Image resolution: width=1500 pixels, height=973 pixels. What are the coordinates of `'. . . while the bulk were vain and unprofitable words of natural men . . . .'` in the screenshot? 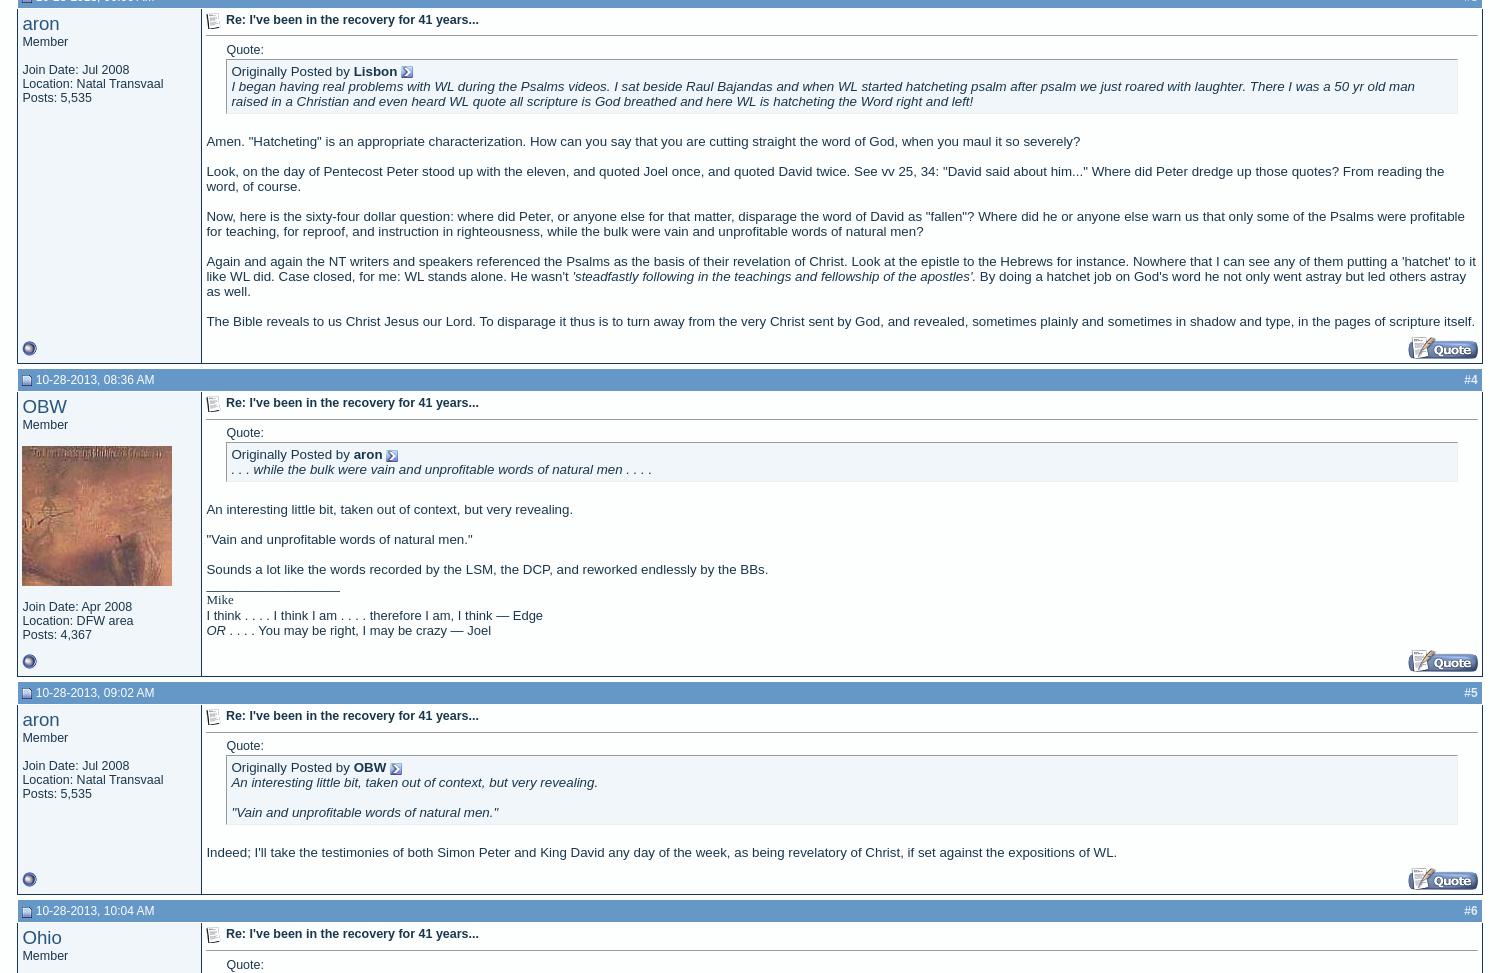 It's located at (440, 469).